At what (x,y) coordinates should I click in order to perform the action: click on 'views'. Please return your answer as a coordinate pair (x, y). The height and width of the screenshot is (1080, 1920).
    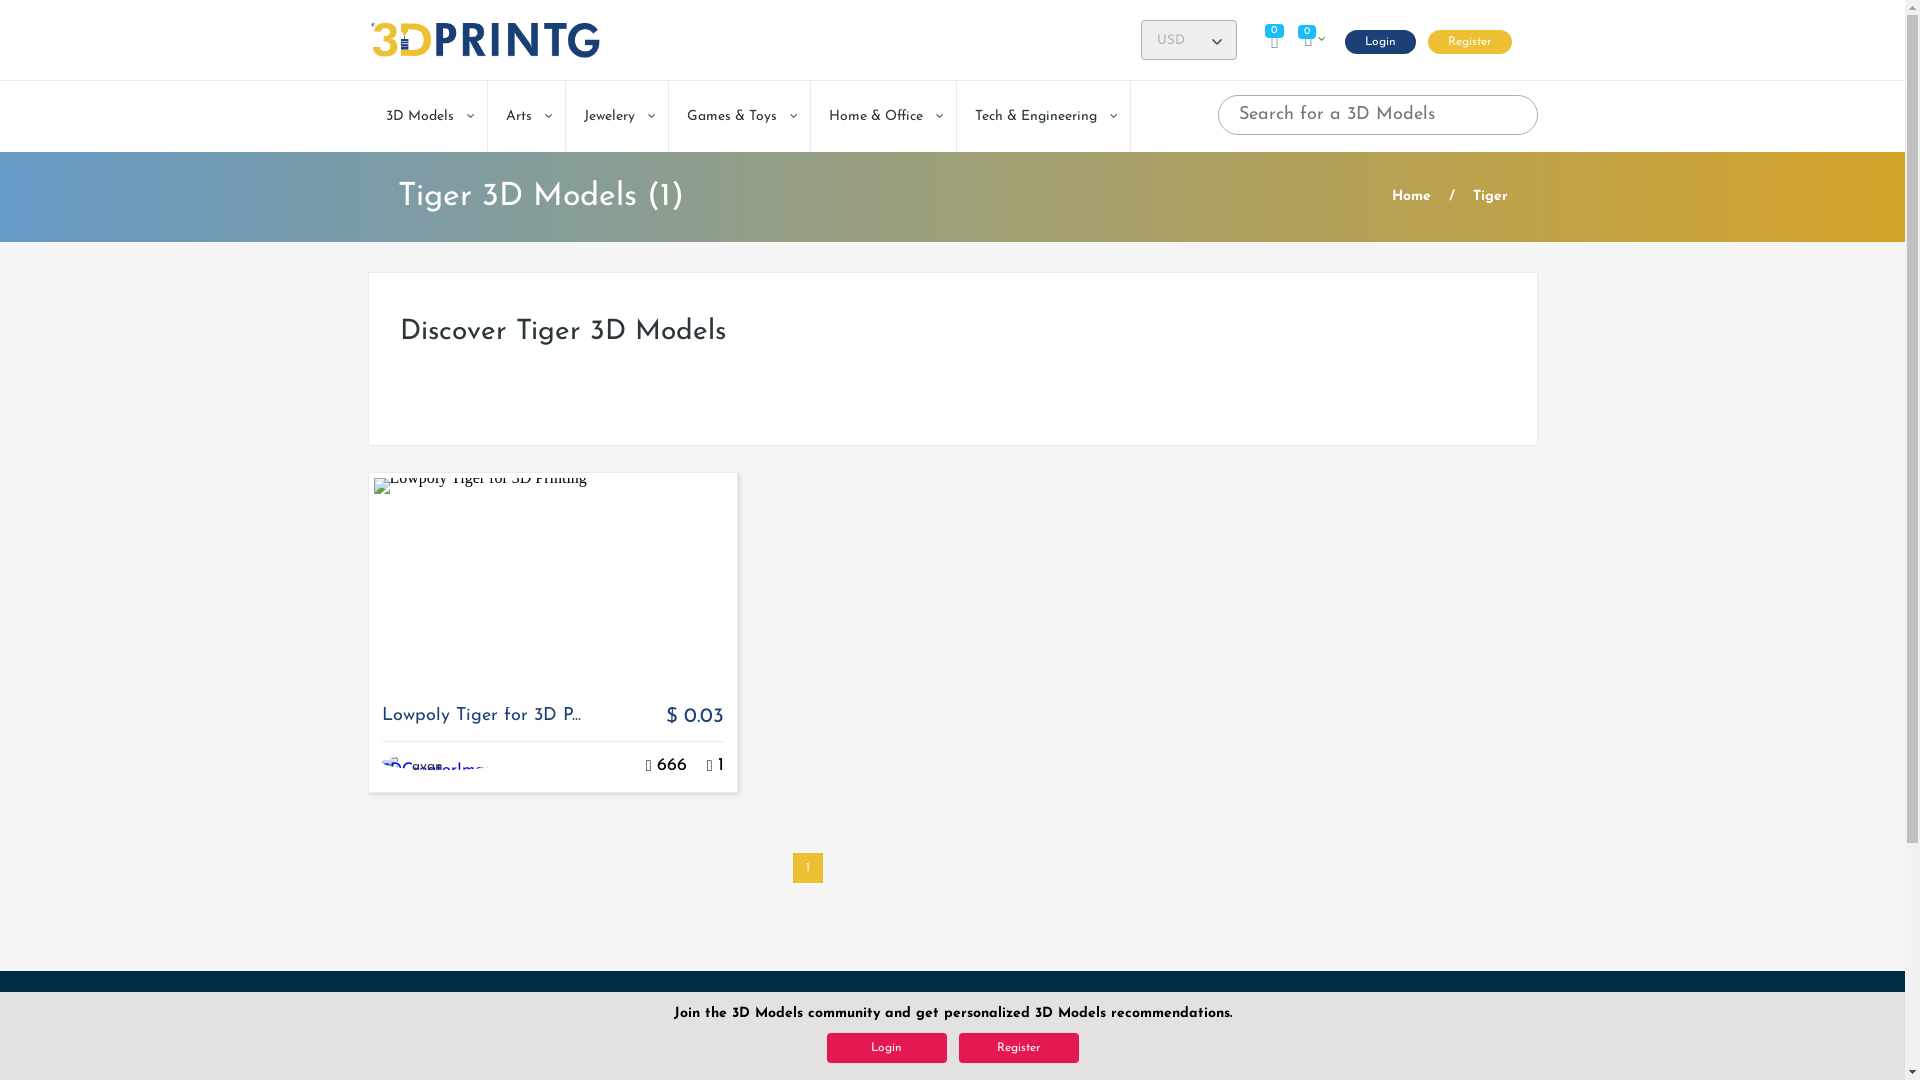
    Looking at the image, I should click on (648, 765).